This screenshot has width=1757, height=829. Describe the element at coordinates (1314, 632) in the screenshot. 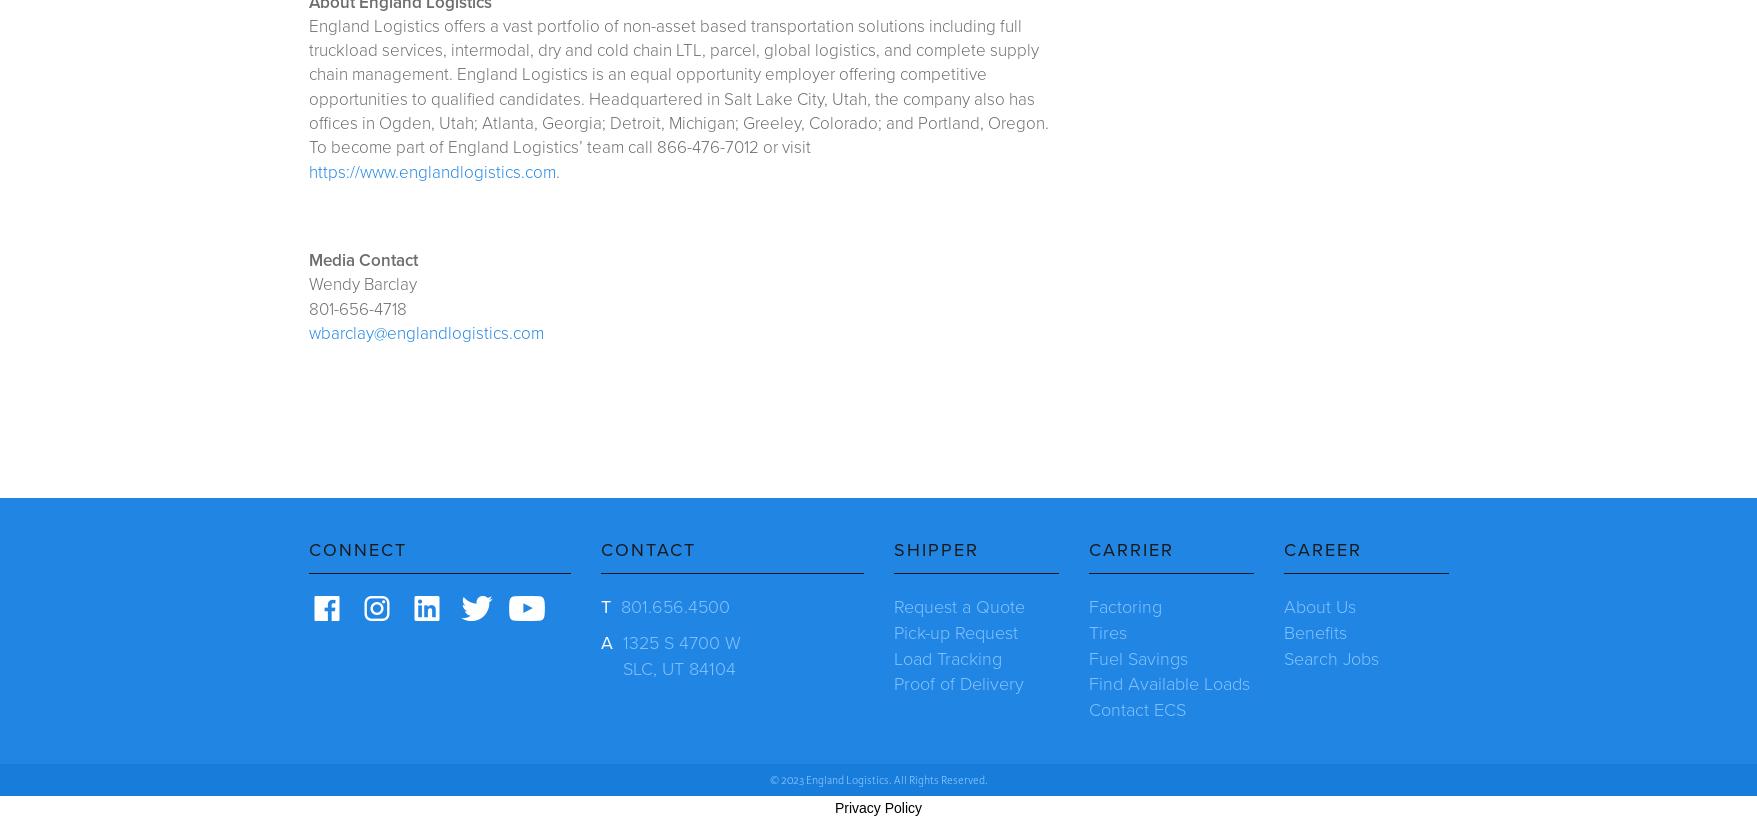

I see `'Benefits'` at that location.